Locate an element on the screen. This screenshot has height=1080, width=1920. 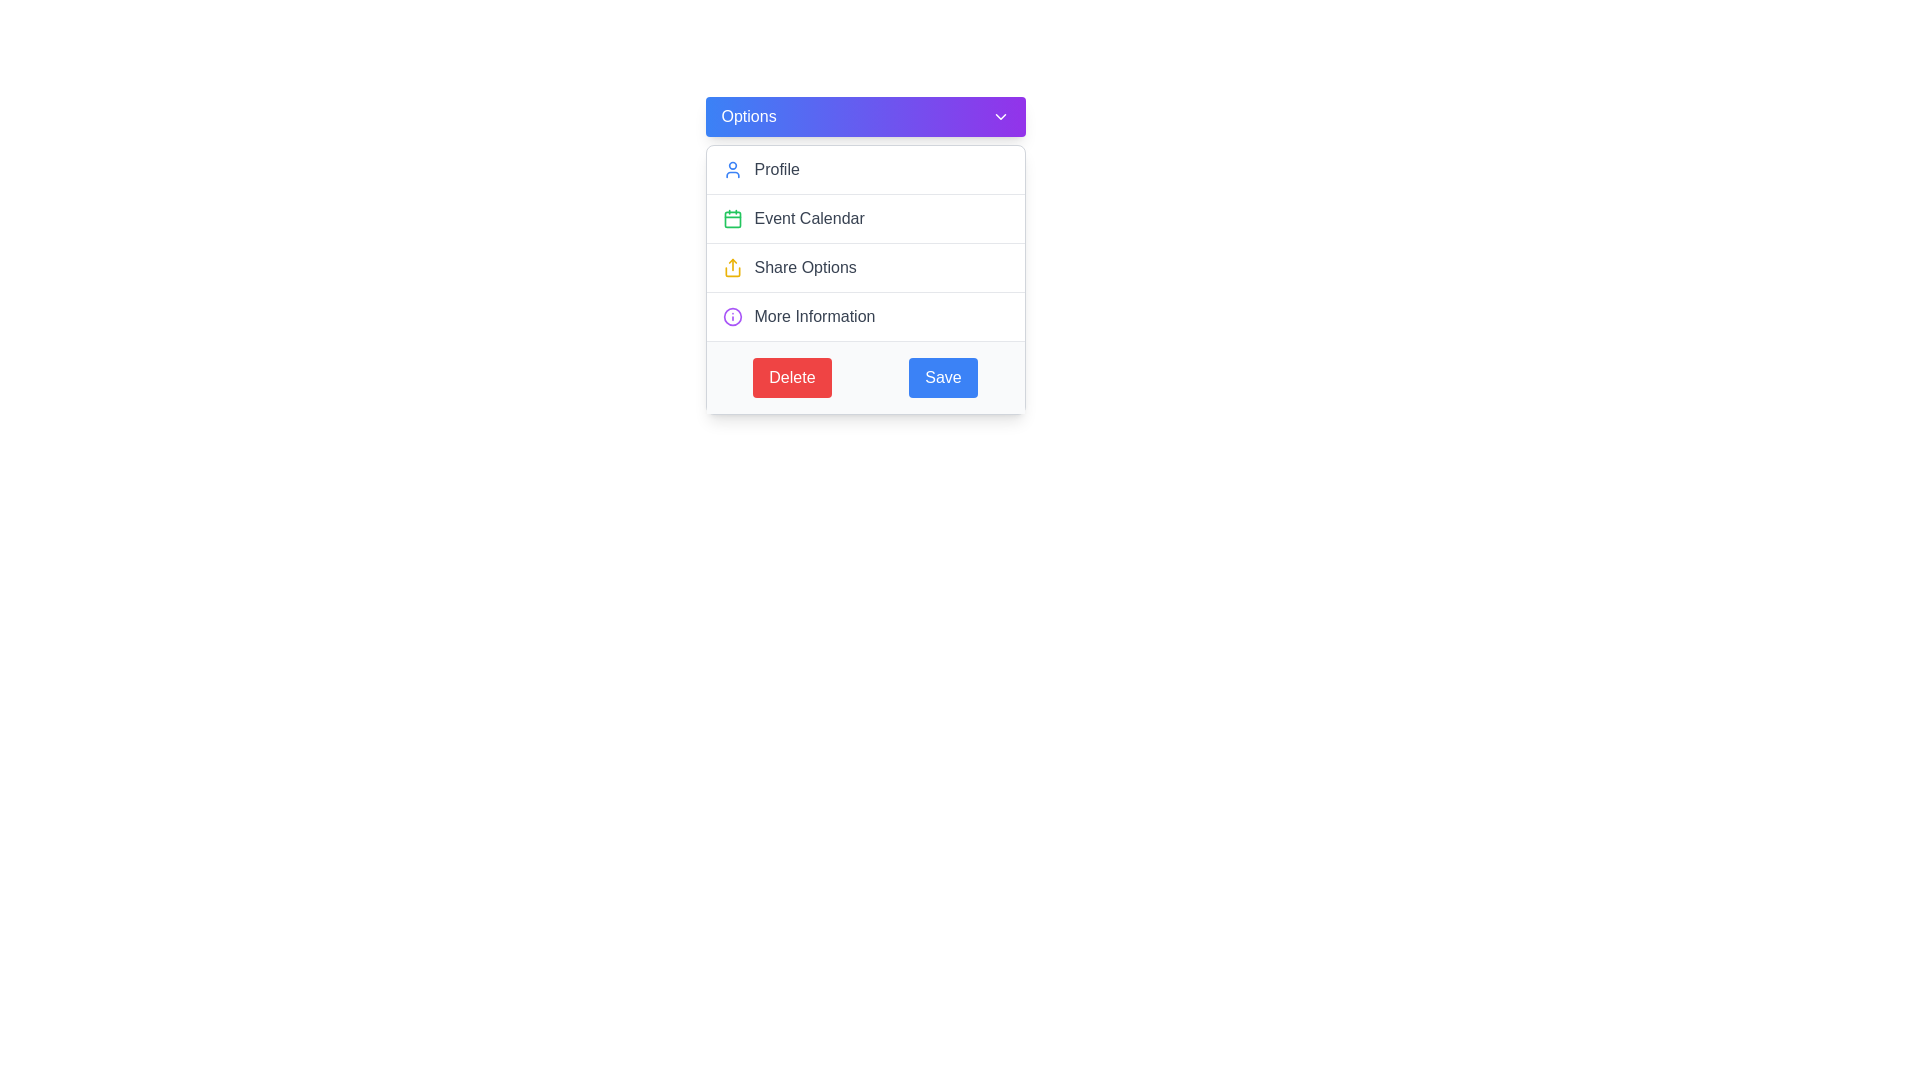
the 'Options' text label which is styled in a bold, white font on a gradient-colored header at the top of the dropdown interface is located at coordinates (747, 116).